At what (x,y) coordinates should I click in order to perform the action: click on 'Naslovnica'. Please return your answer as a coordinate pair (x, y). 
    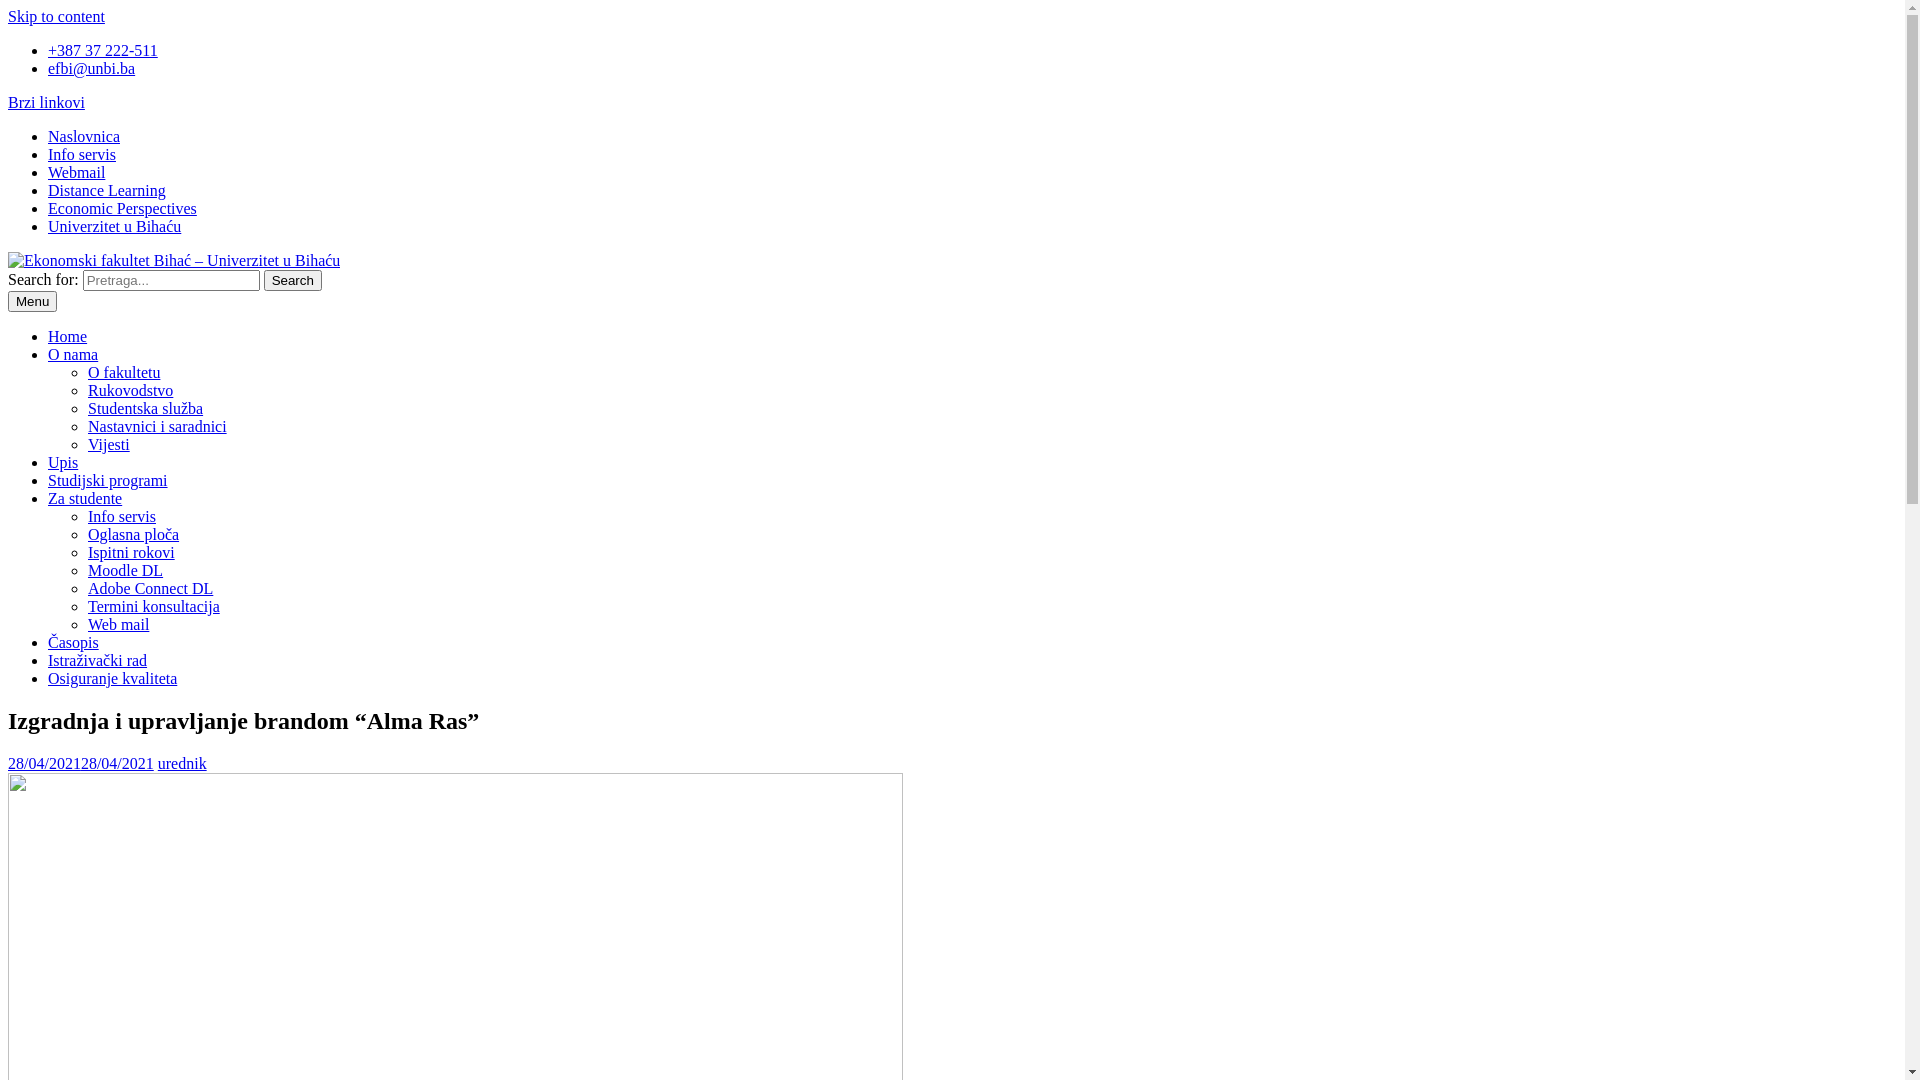
    Looking at the image, I should click on (82, 135).